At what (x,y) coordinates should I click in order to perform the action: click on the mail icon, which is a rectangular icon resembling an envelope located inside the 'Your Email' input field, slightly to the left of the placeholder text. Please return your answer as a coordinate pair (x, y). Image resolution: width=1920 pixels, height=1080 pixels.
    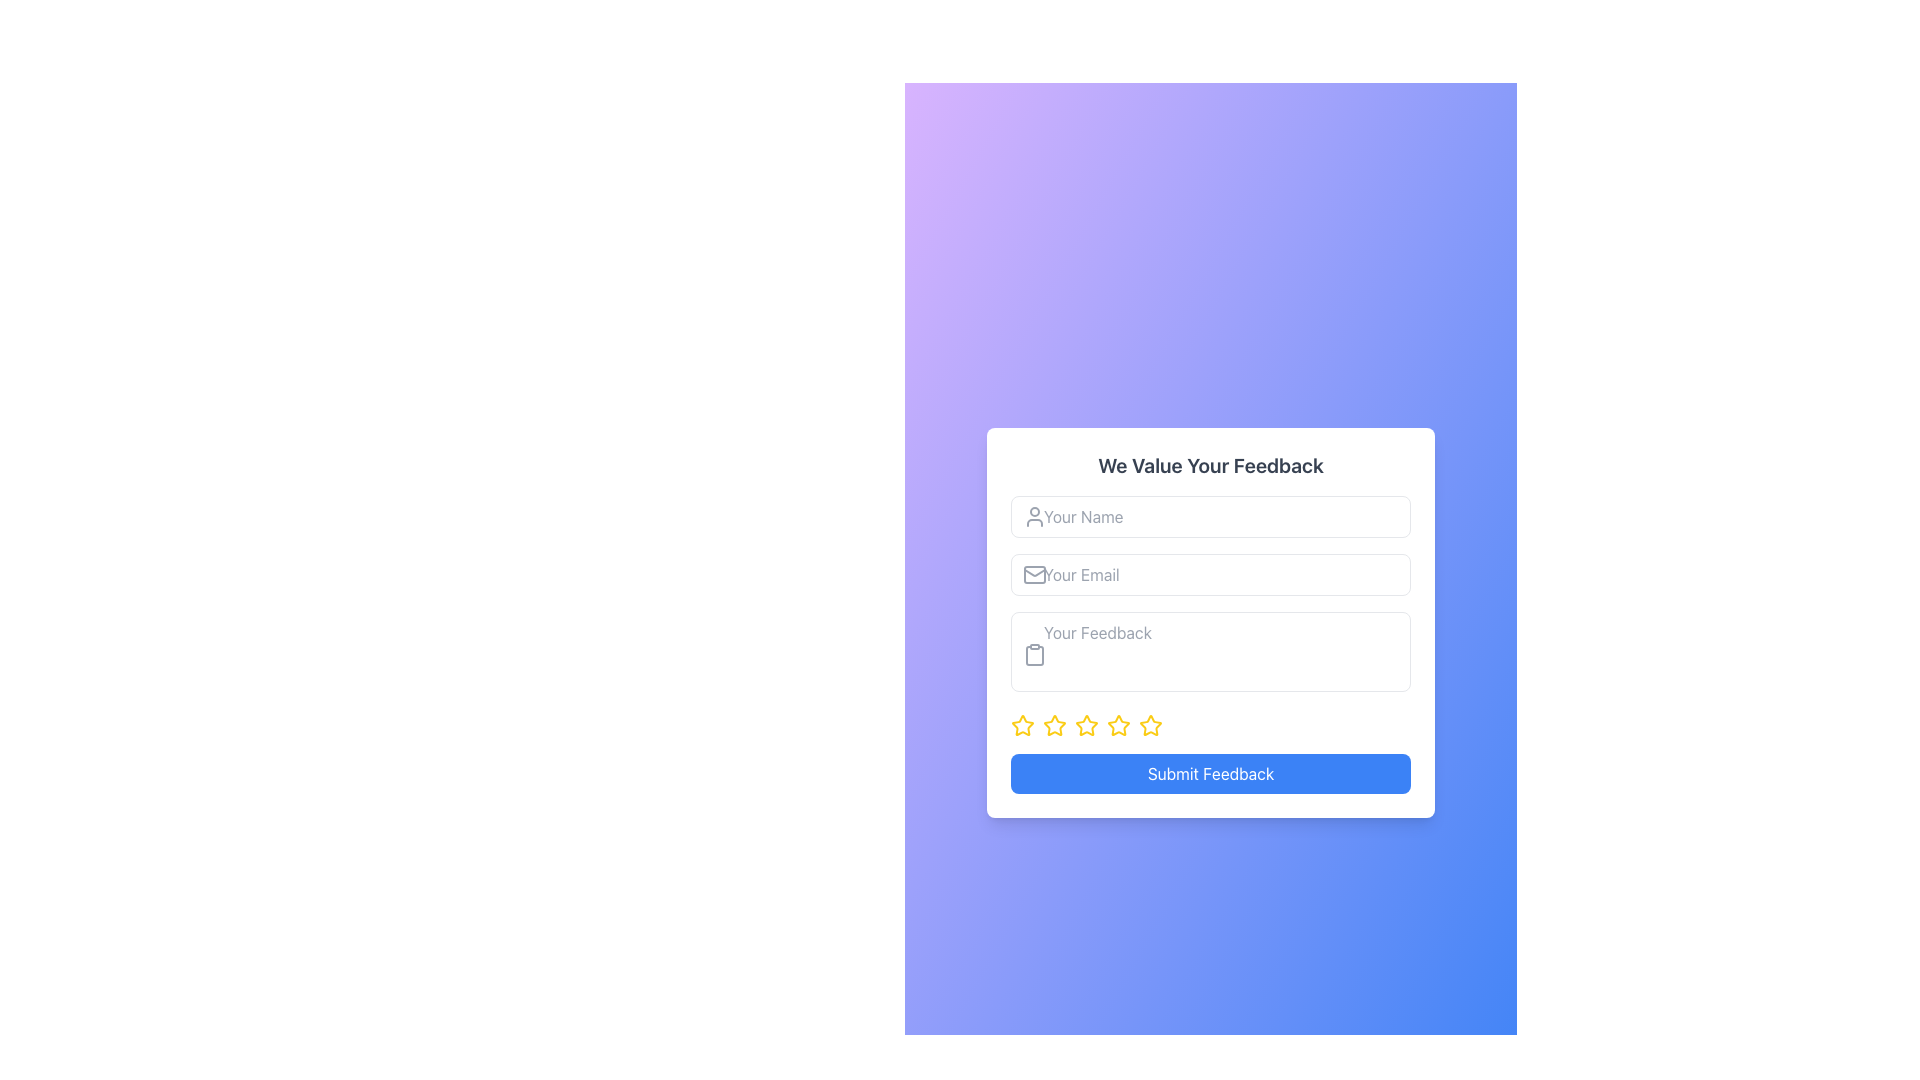
    Looking at the image, I should click on (1035, 574).